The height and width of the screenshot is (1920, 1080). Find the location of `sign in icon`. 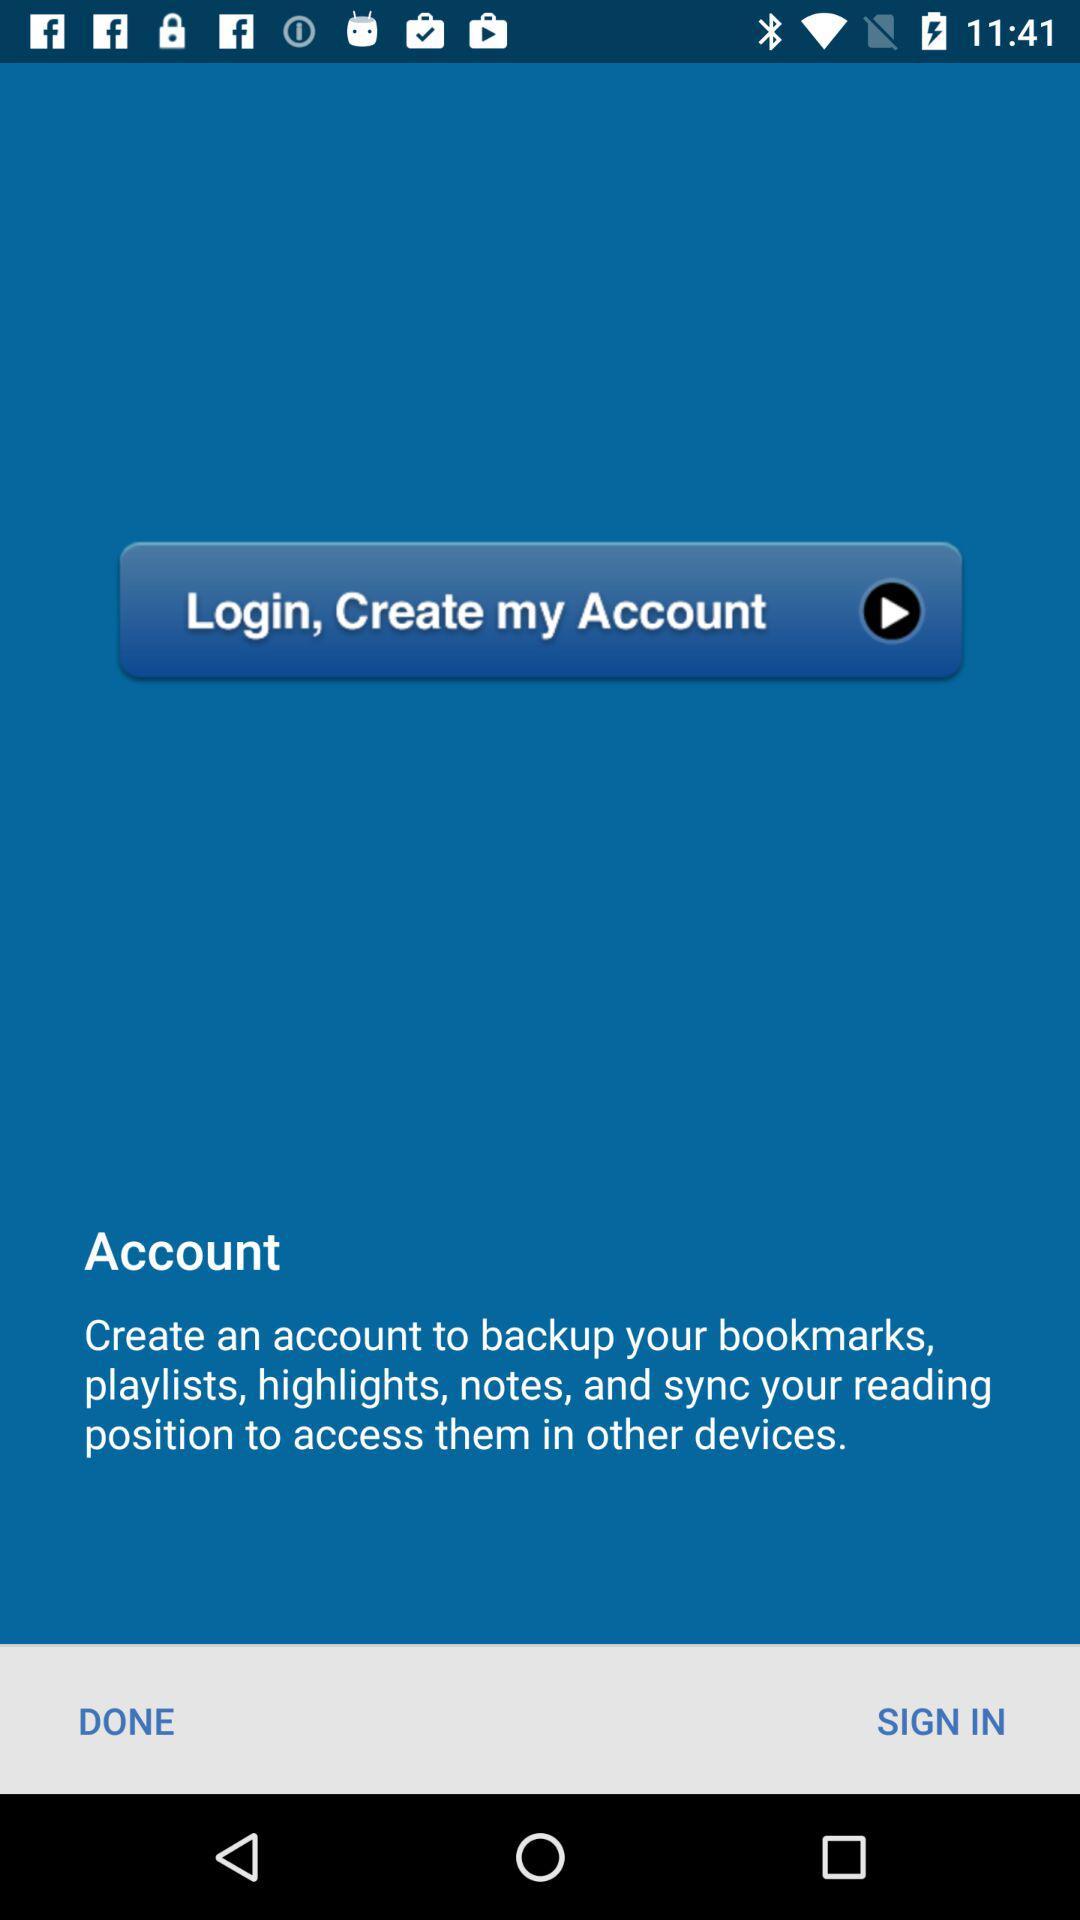

sign in icon is located at coordinates (941, 1719).